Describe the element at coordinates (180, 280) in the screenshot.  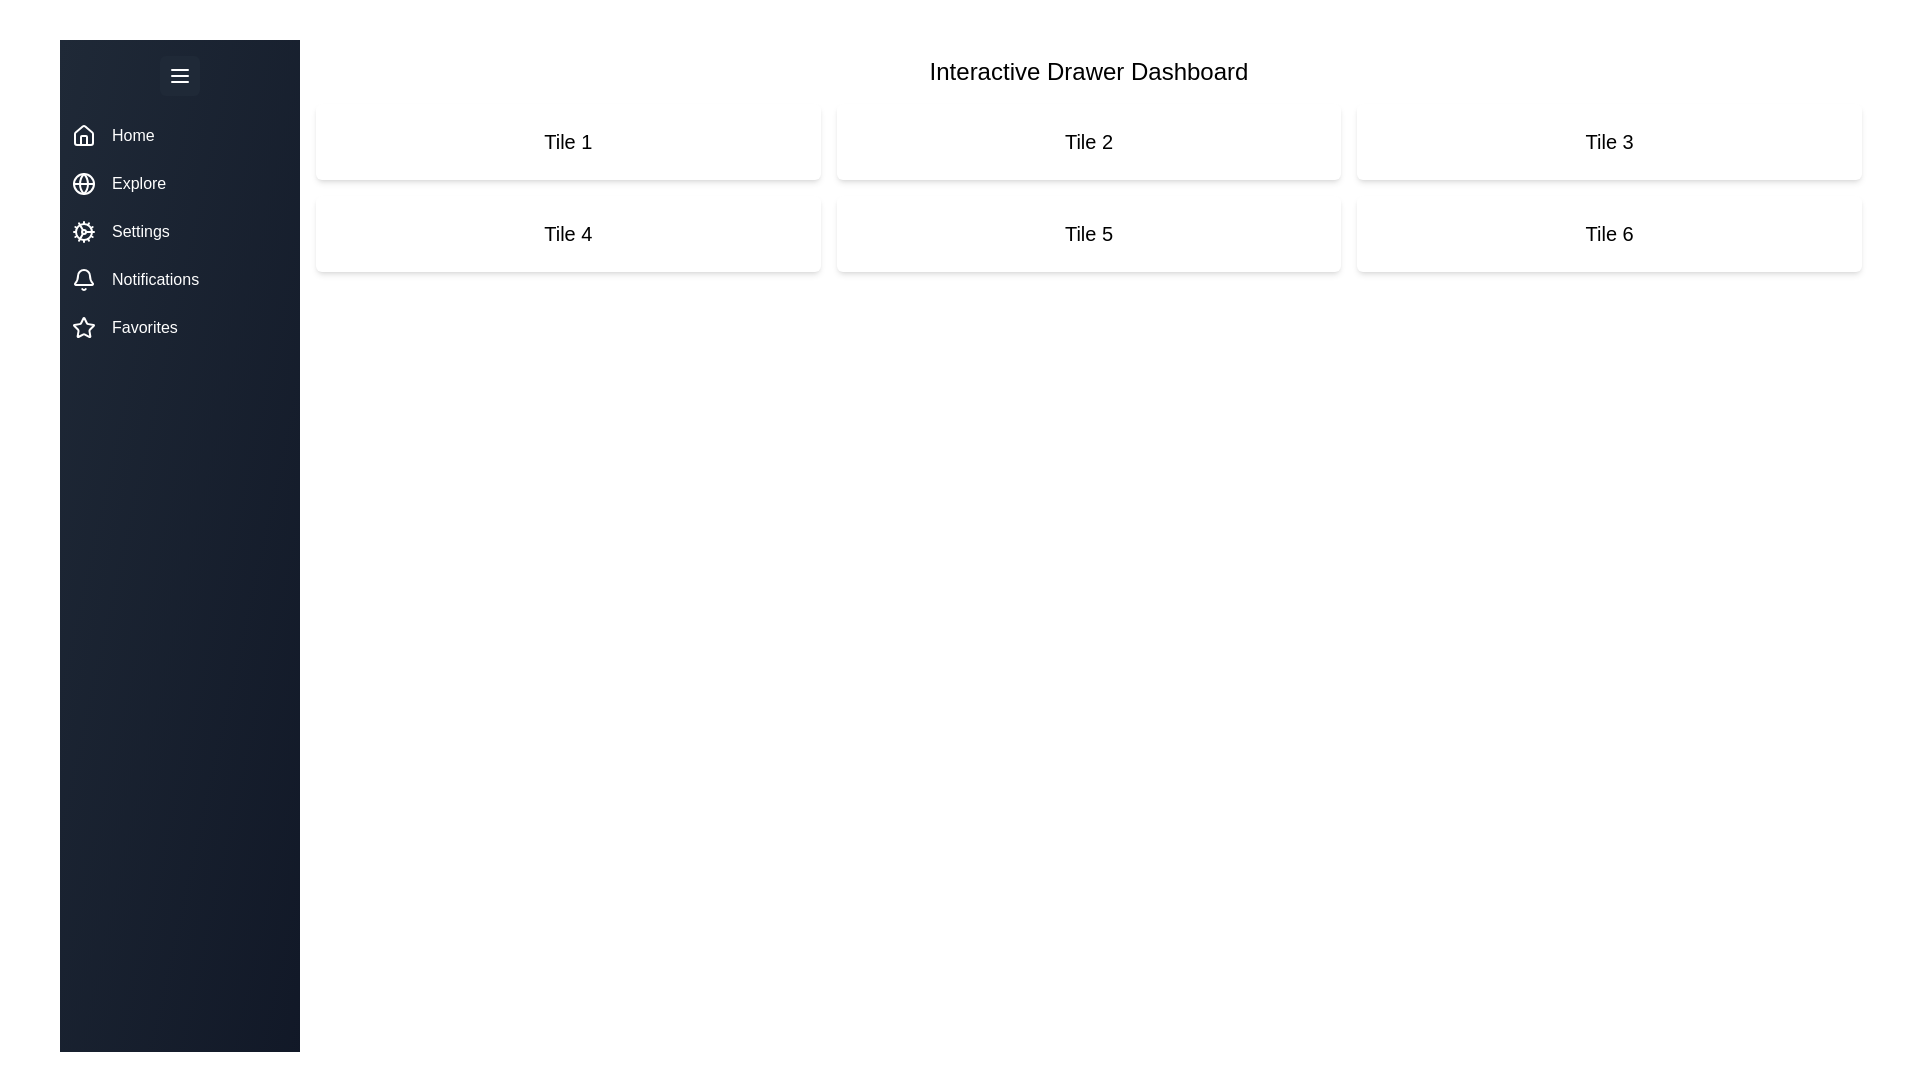
I see `the navigation item Notifications to see its hover effect` at that location.